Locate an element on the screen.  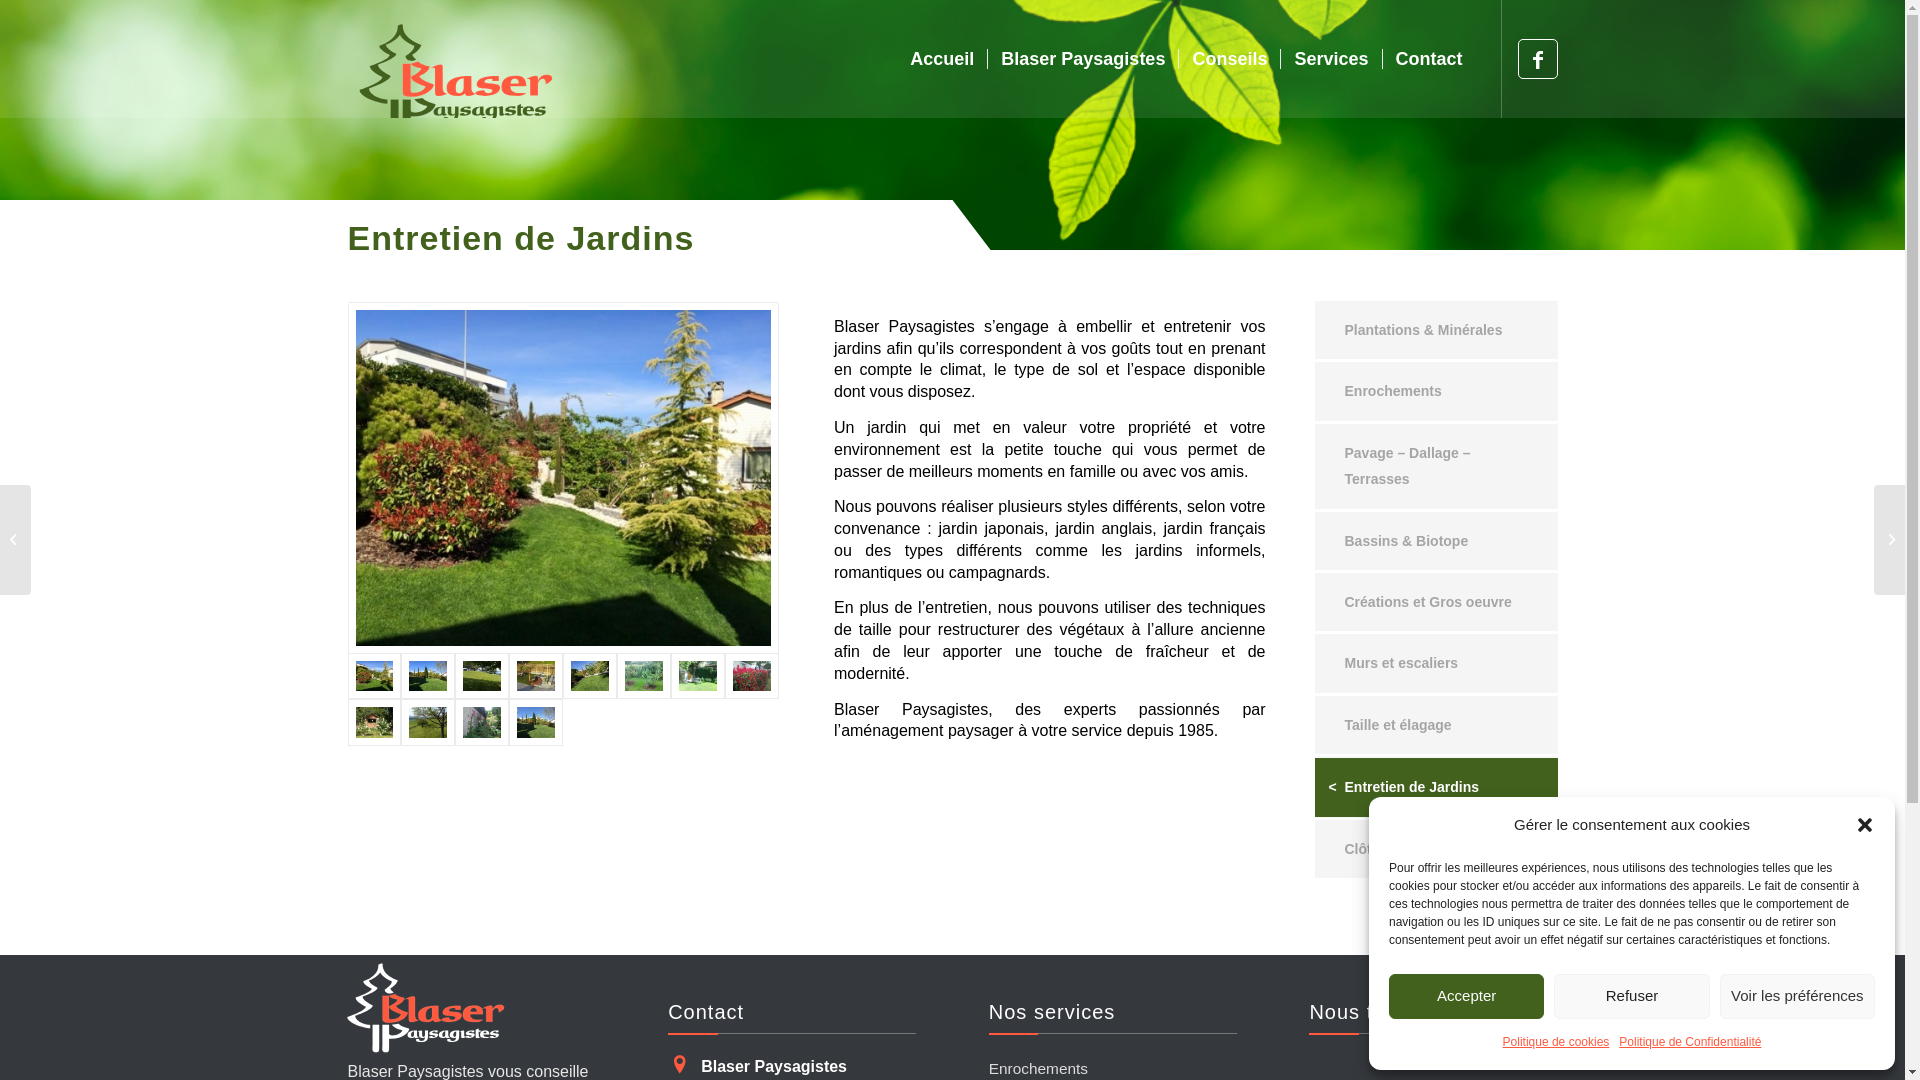
'11011836_1416966238623144_9051253976333822342_n' is located at coordinates (562, 478).